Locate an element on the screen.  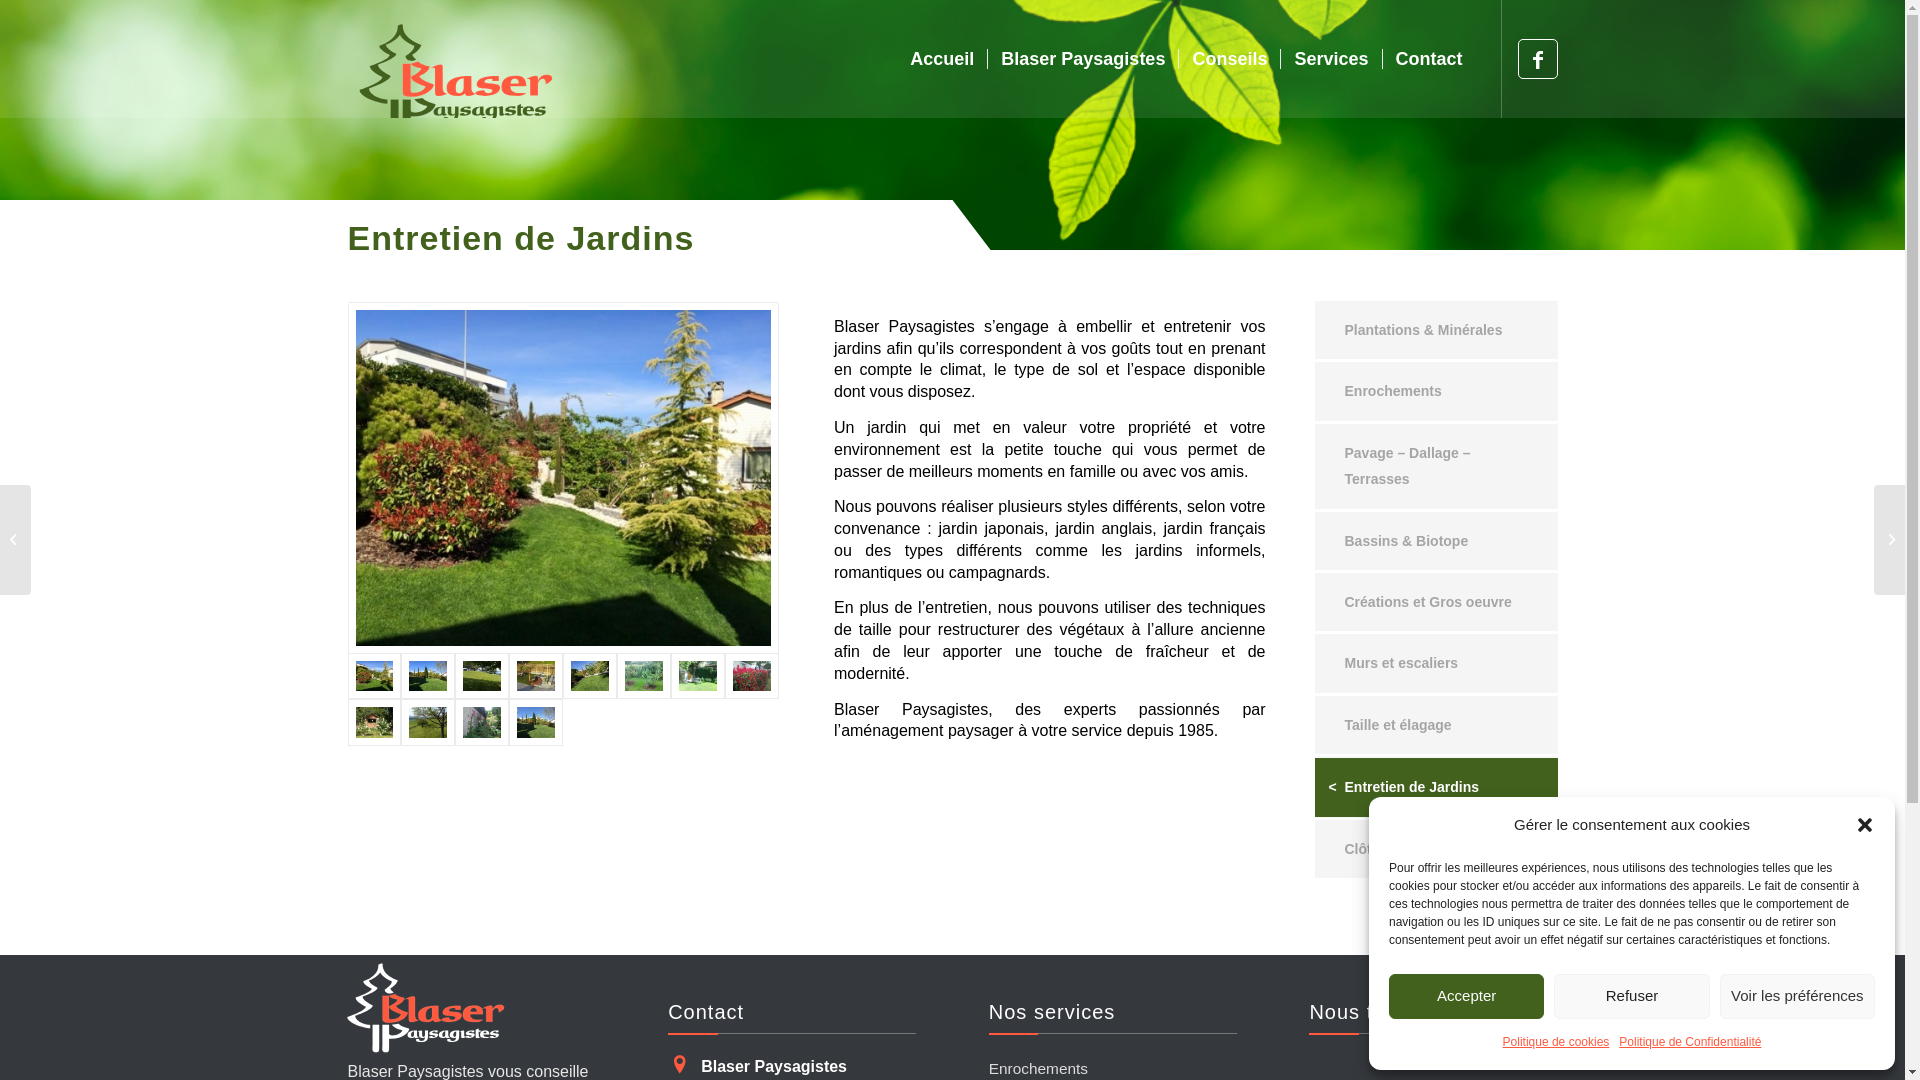
'11011836_1416966238623144_9051253976333822342_n' is located at coordinates (562, 478).